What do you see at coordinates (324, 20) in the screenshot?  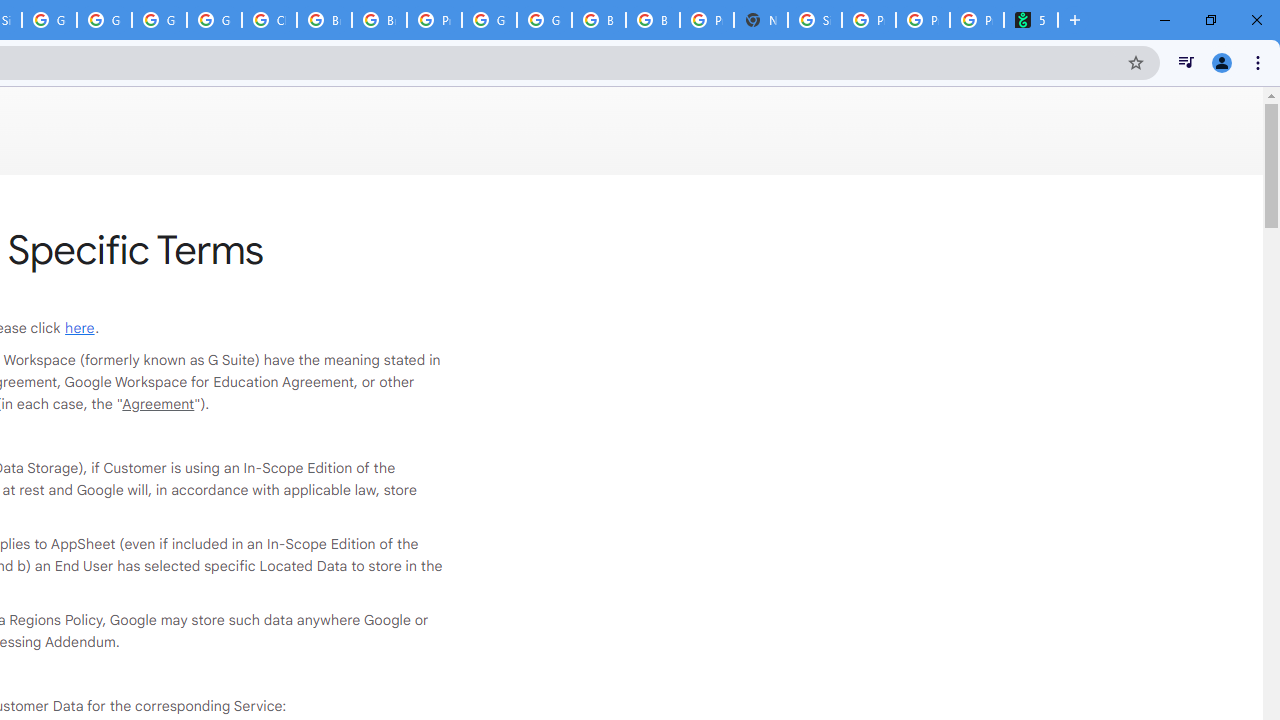 I see `'Browse Chrome as a guest - Computer - Google Chrome Help'` at bounding box center [324, 20].